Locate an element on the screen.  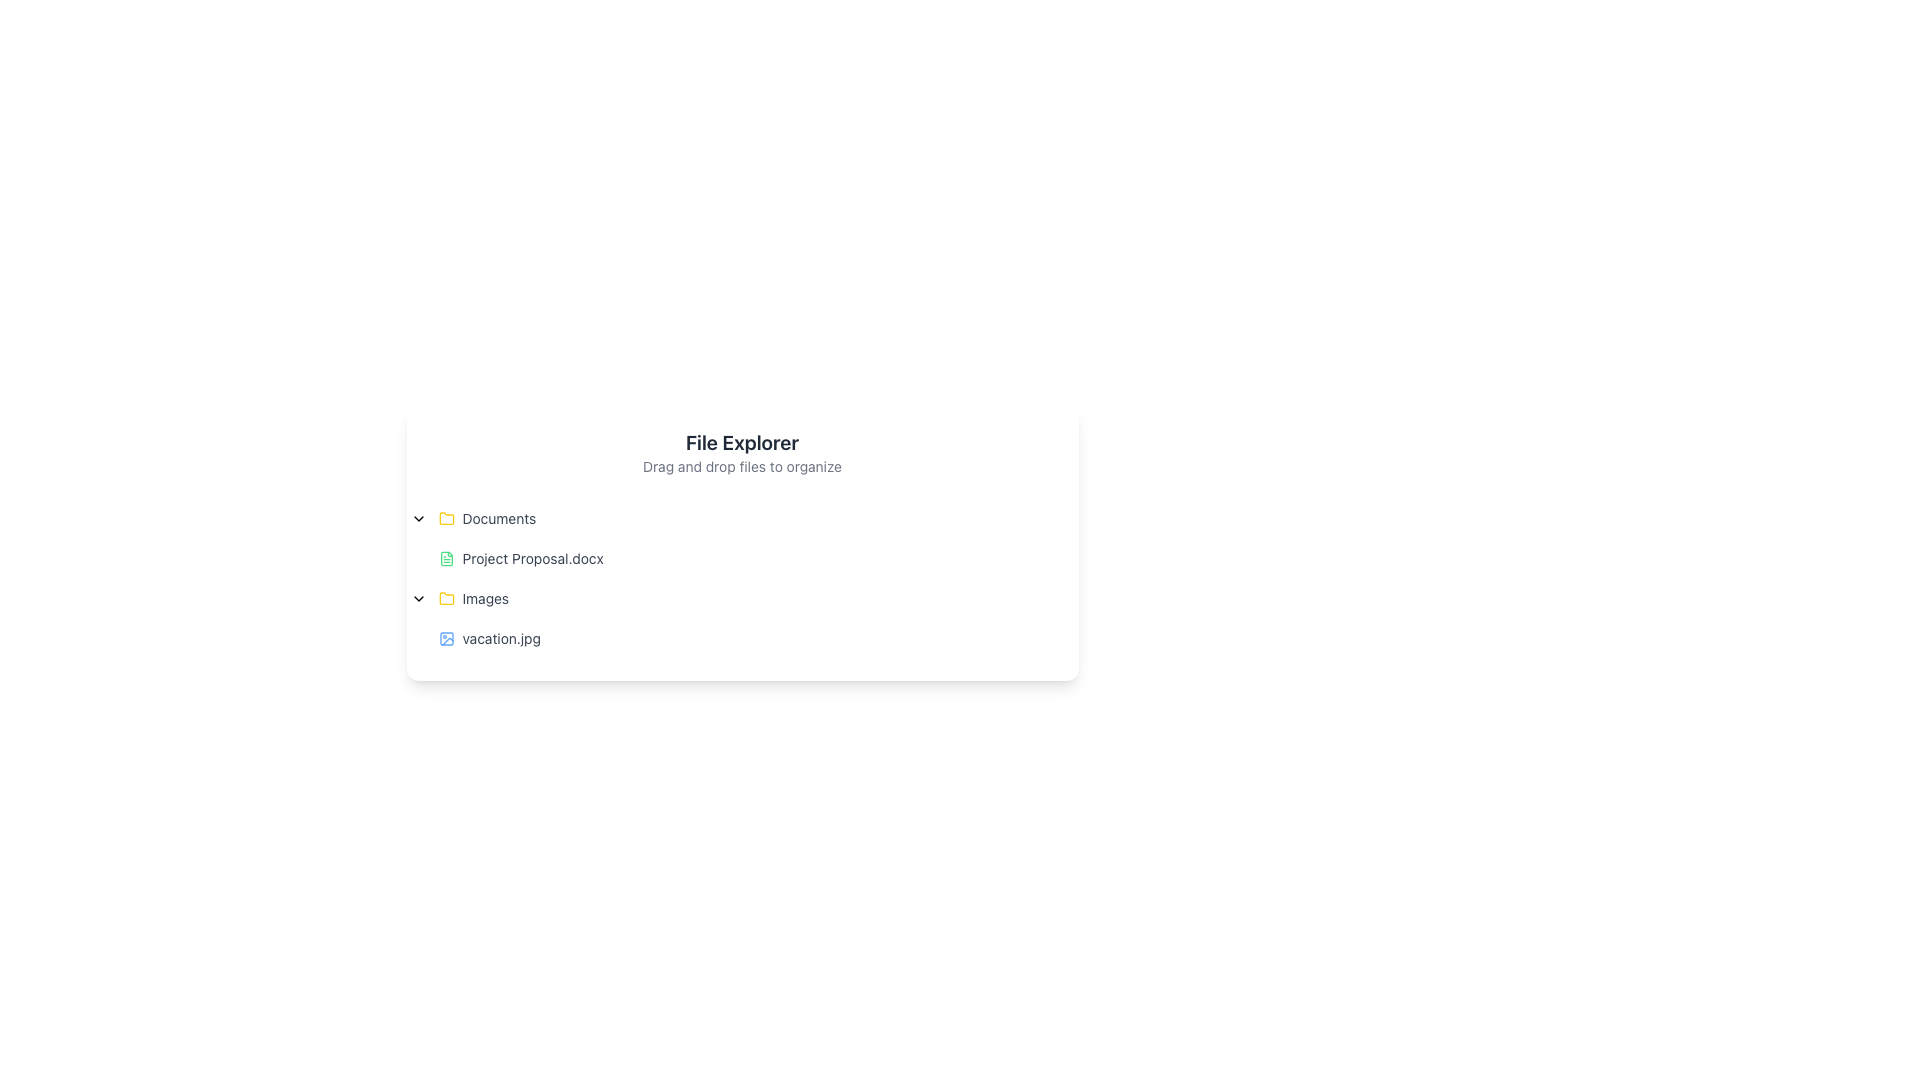
the small yellow folder icon located to the left of the 'Documents' text is located at coordinates (445, 518).